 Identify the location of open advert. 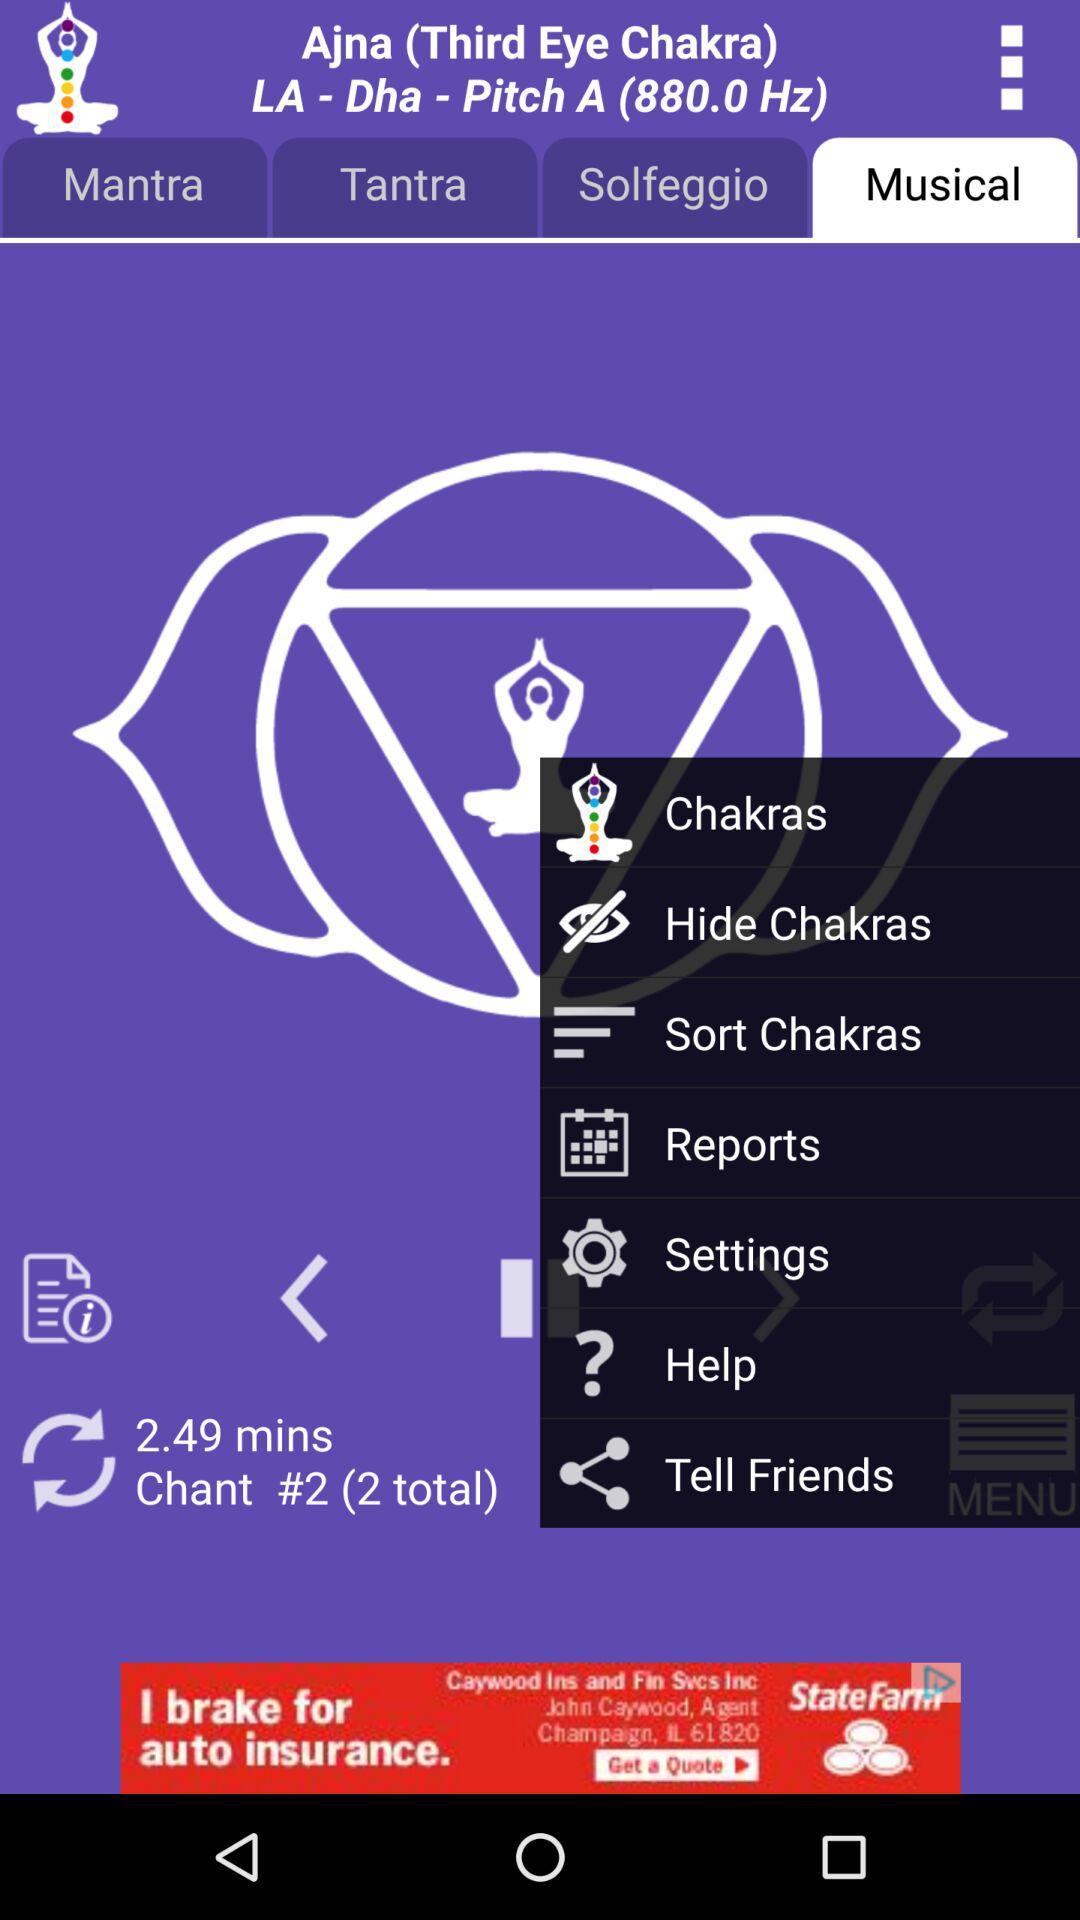
(540, 1727).